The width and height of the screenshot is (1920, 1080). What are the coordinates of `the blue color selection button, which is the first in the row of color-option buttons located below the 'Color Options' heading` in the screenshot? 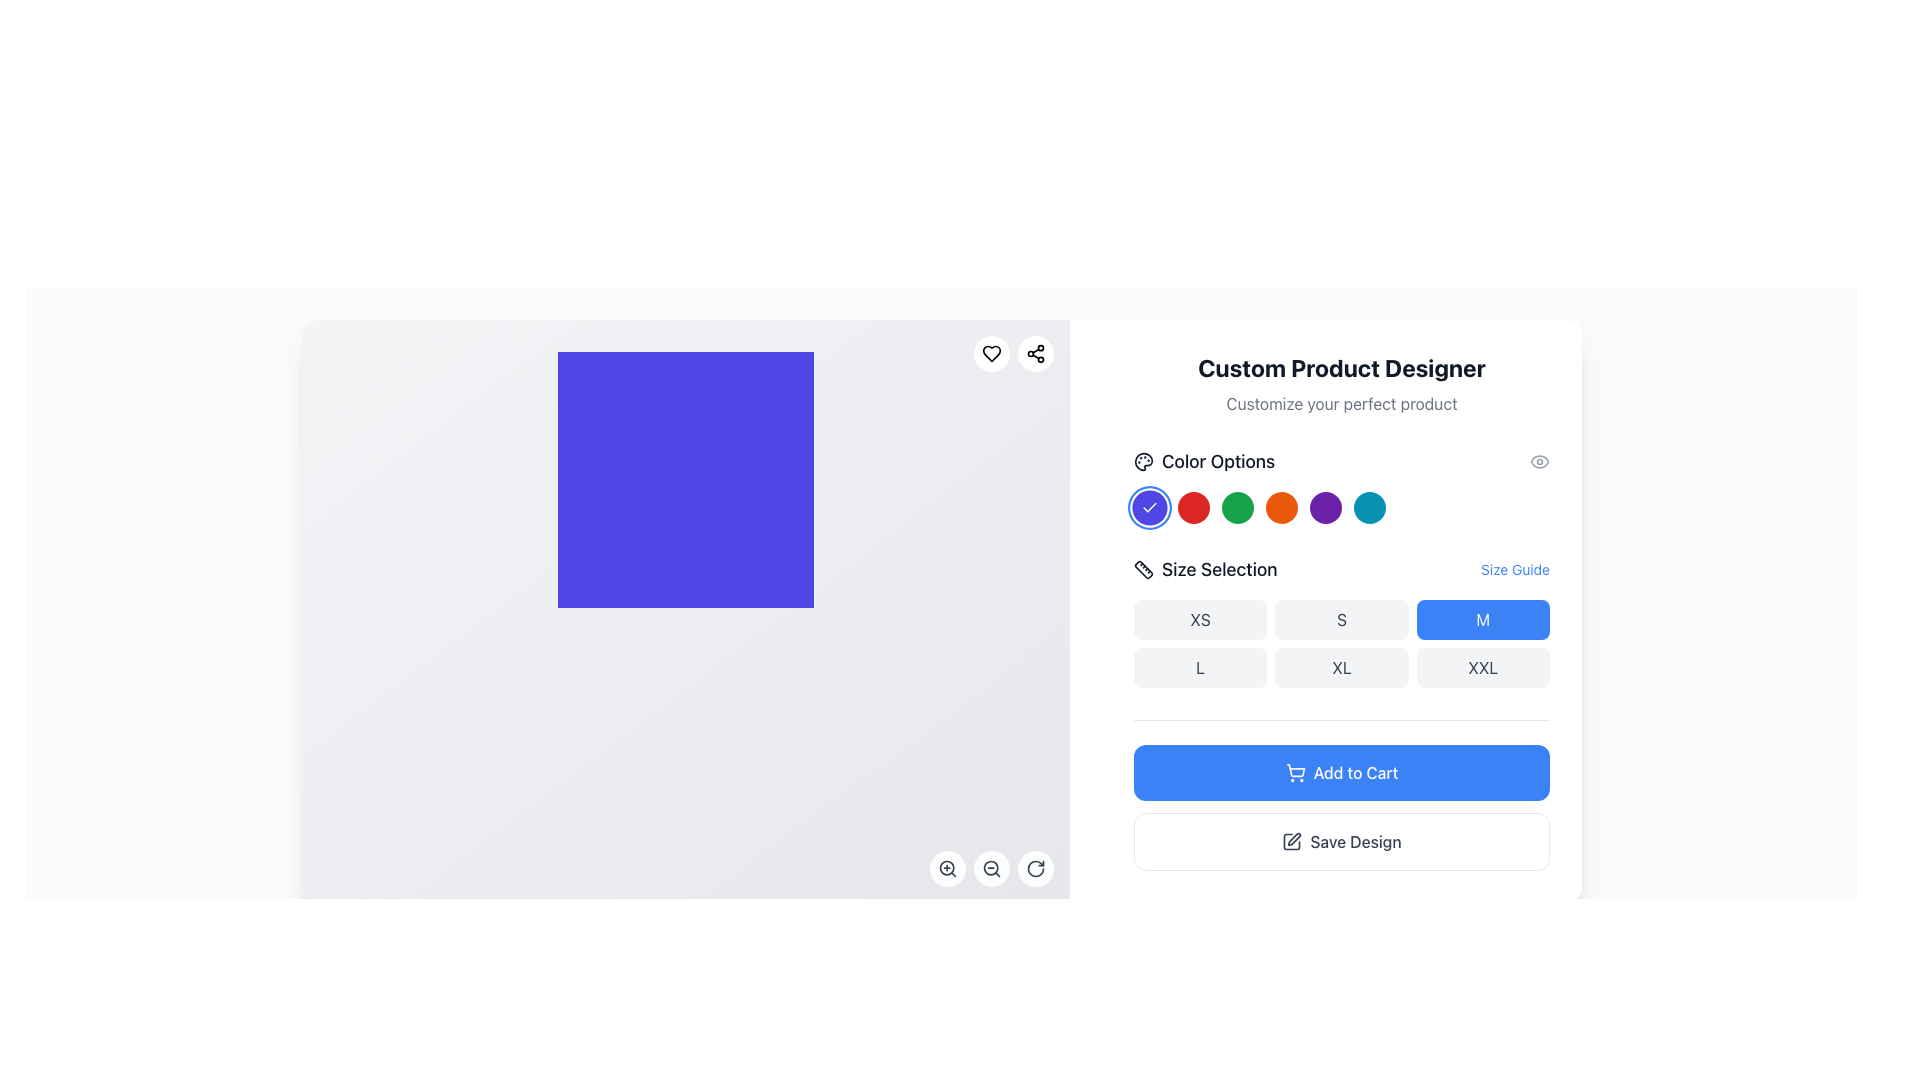 It's located at (1150, 505).